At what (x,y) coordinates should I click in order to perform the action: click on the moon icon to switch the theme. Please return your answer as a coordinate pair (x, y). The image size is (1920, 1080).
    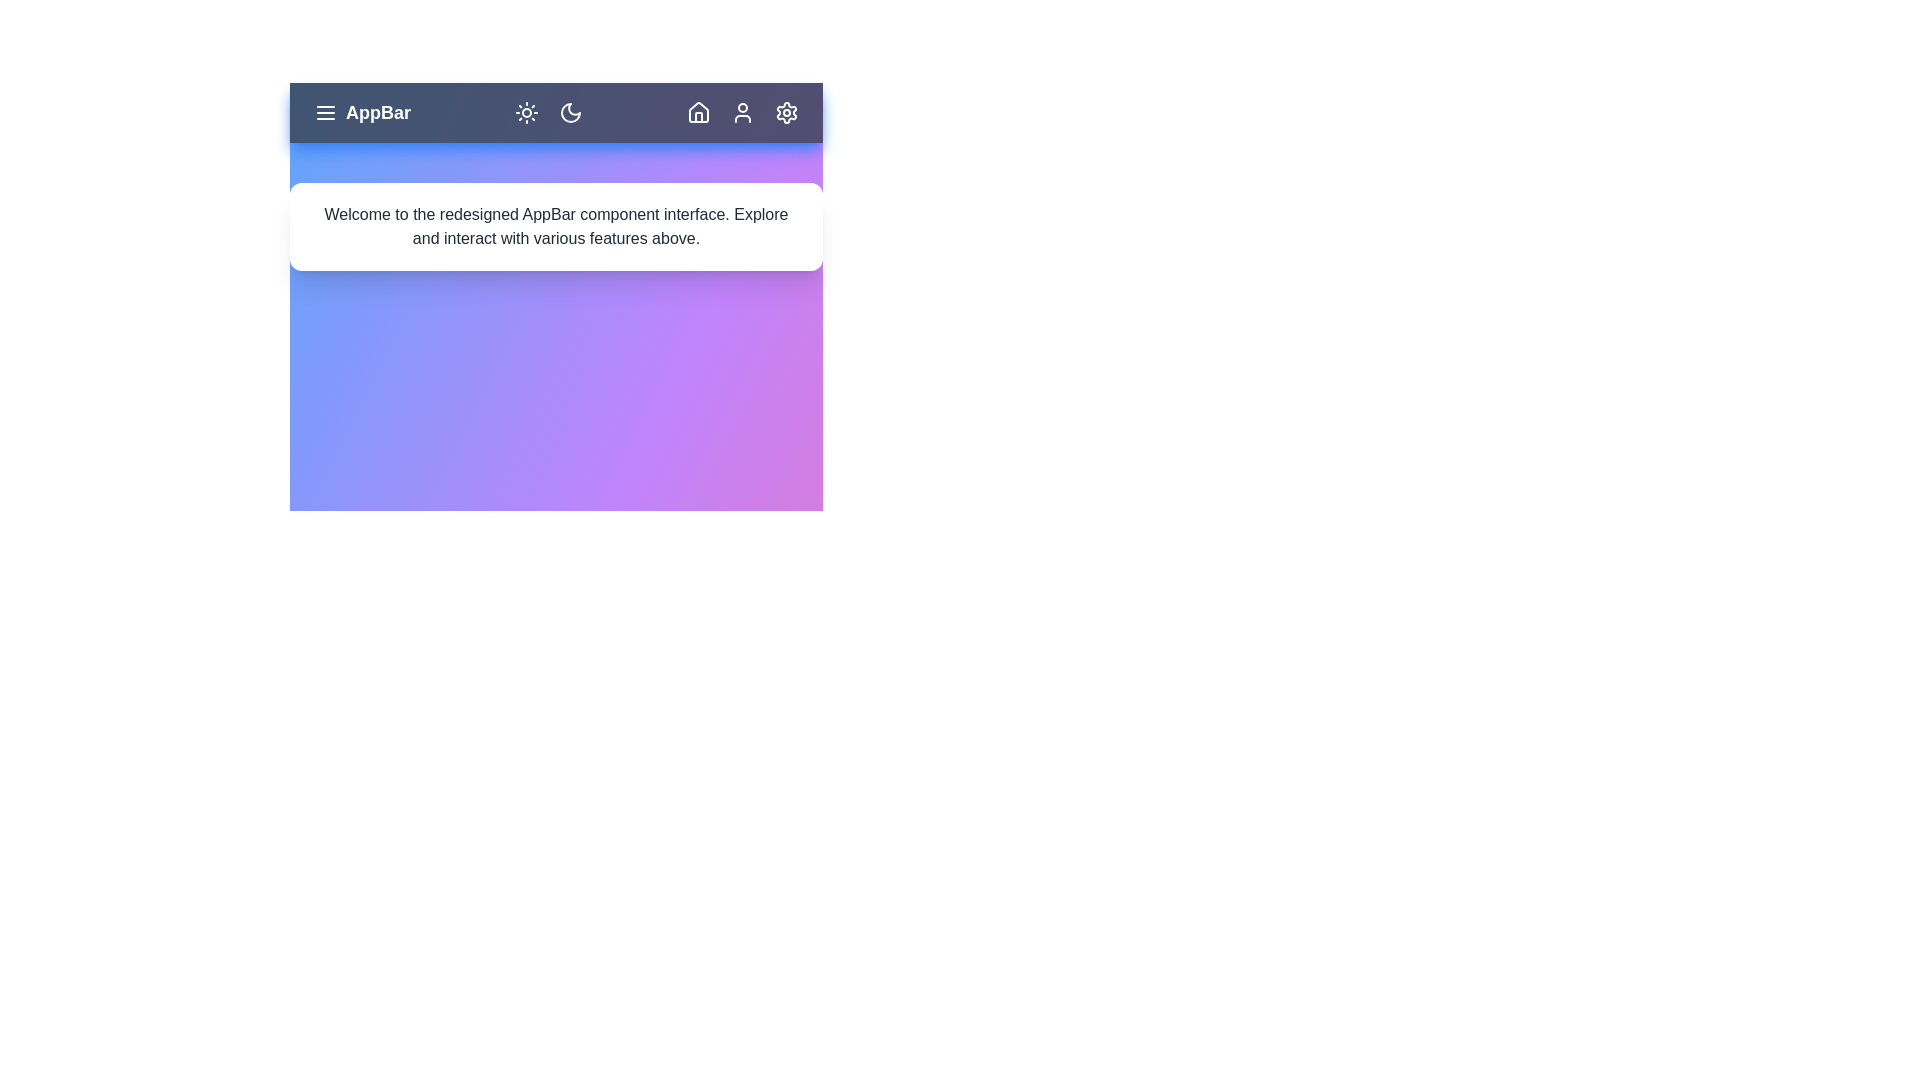
    Looking at the image, I should click on (570, 112).